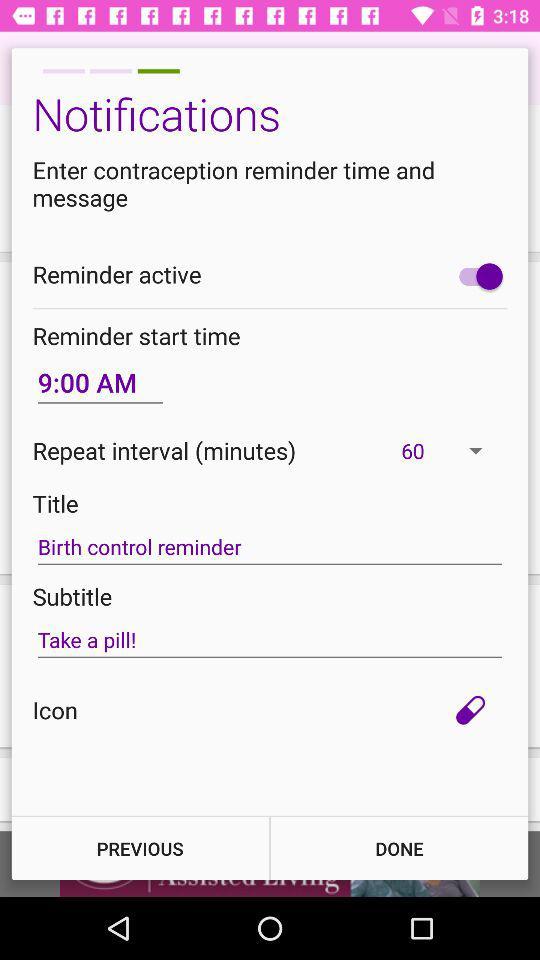  Describe the element at coordinates (99, 381) in the screenshot. I see `item on the left` at that location.